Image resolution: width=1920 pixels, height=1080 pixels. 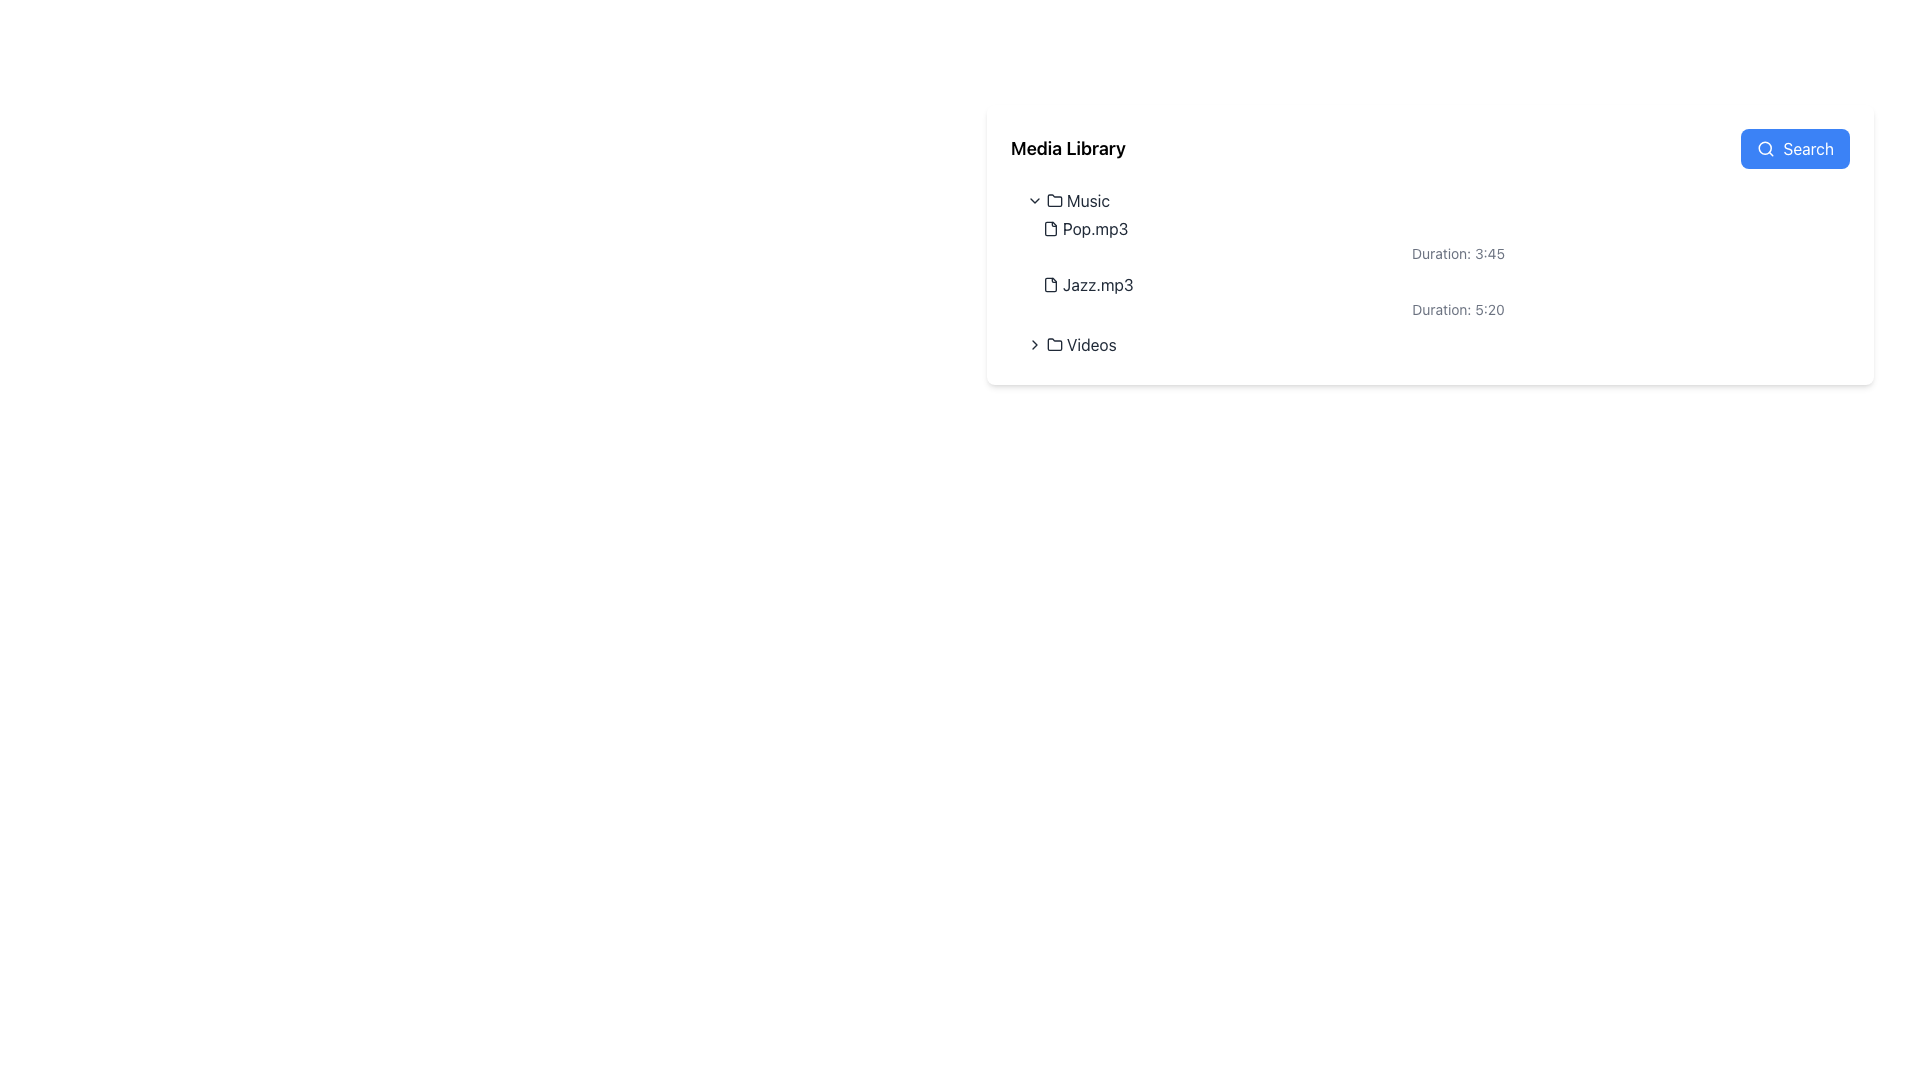 I want to click on the folder icon in the Media Library, so click(x=1054, y=200).